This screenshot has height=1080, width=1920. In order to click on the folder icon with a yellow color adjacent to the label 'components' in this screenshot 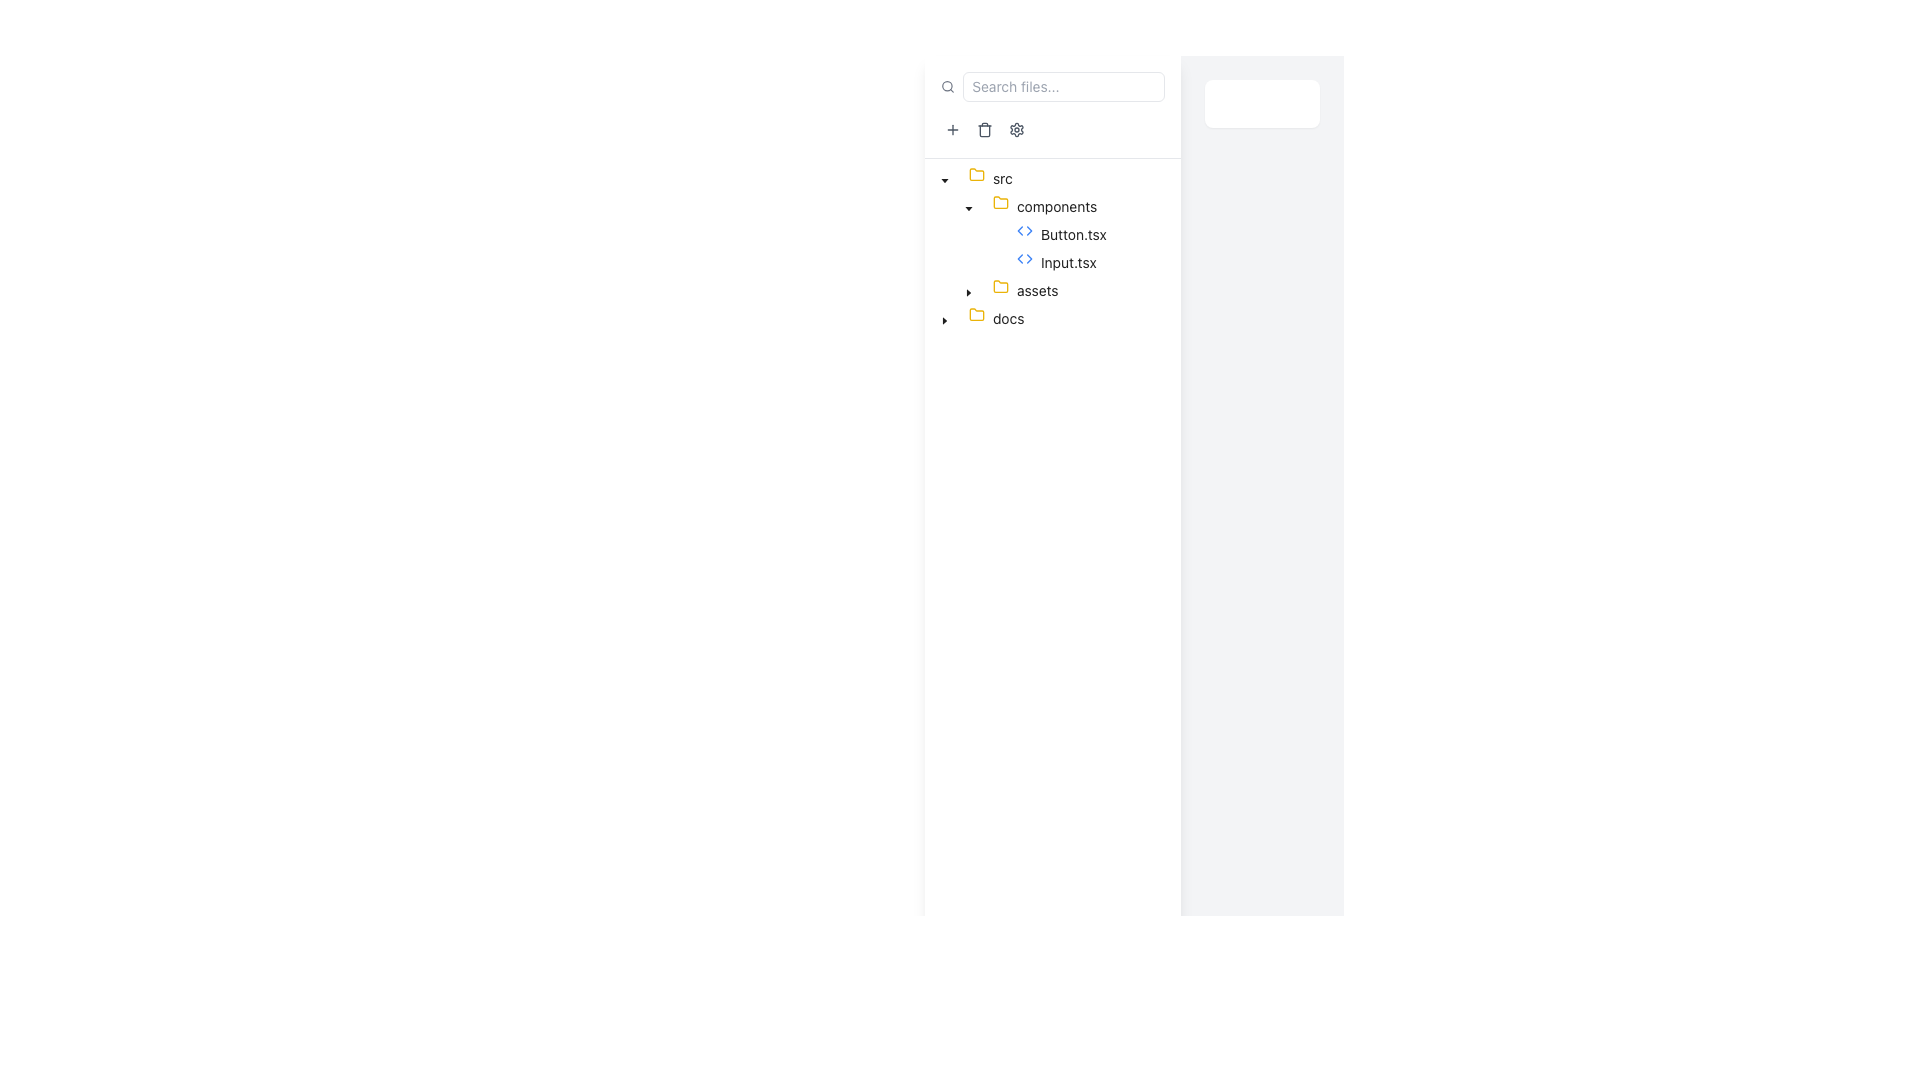, I will do `click(1019, 207)`.